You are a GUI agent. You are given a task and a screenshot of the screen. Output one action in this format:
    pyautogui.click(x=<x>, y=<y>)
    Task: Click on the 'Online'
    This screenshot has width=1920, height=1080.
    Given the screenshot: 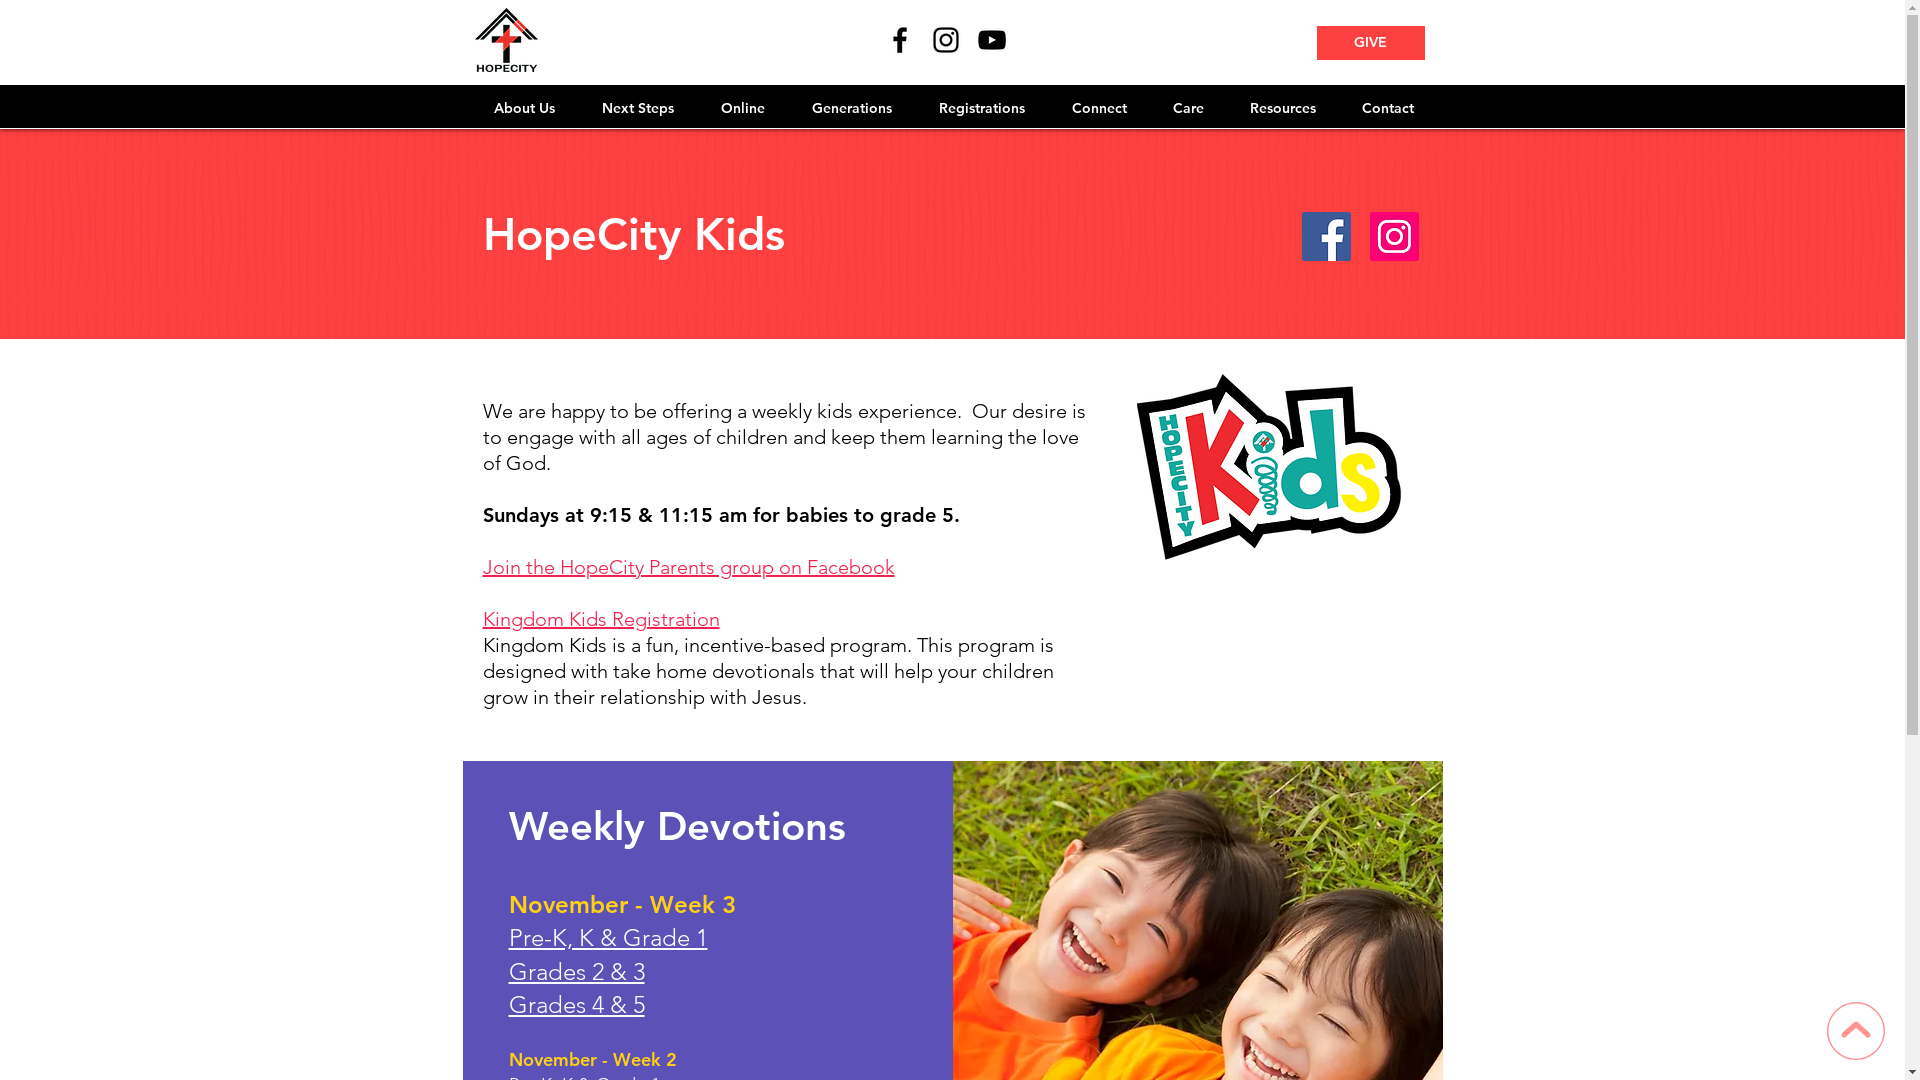 What is the action you would take?
    pyautogui.click(x=742, y=108)
    